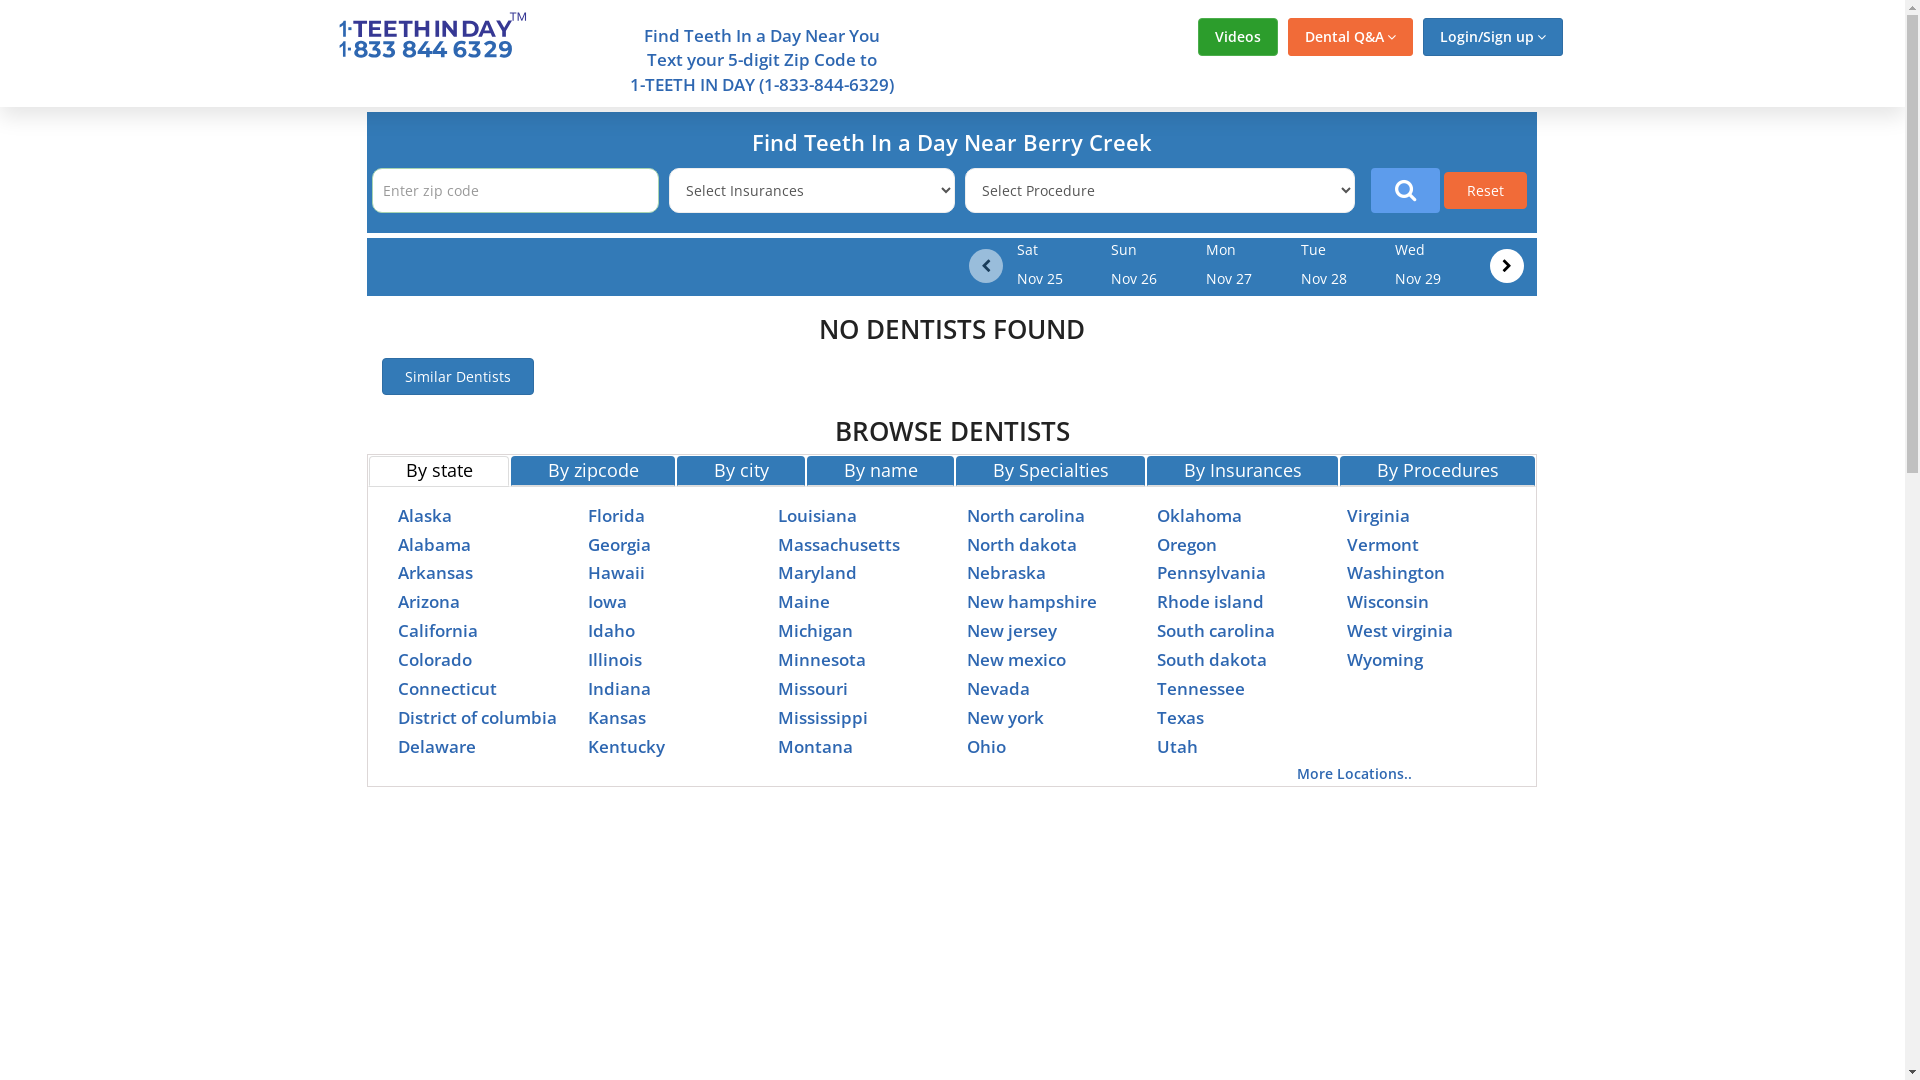 This screenshot has width=1920, height=1080. Describe the element at coordinates (610, 630) in the screenshot. I see `'Idaho'` at that location.